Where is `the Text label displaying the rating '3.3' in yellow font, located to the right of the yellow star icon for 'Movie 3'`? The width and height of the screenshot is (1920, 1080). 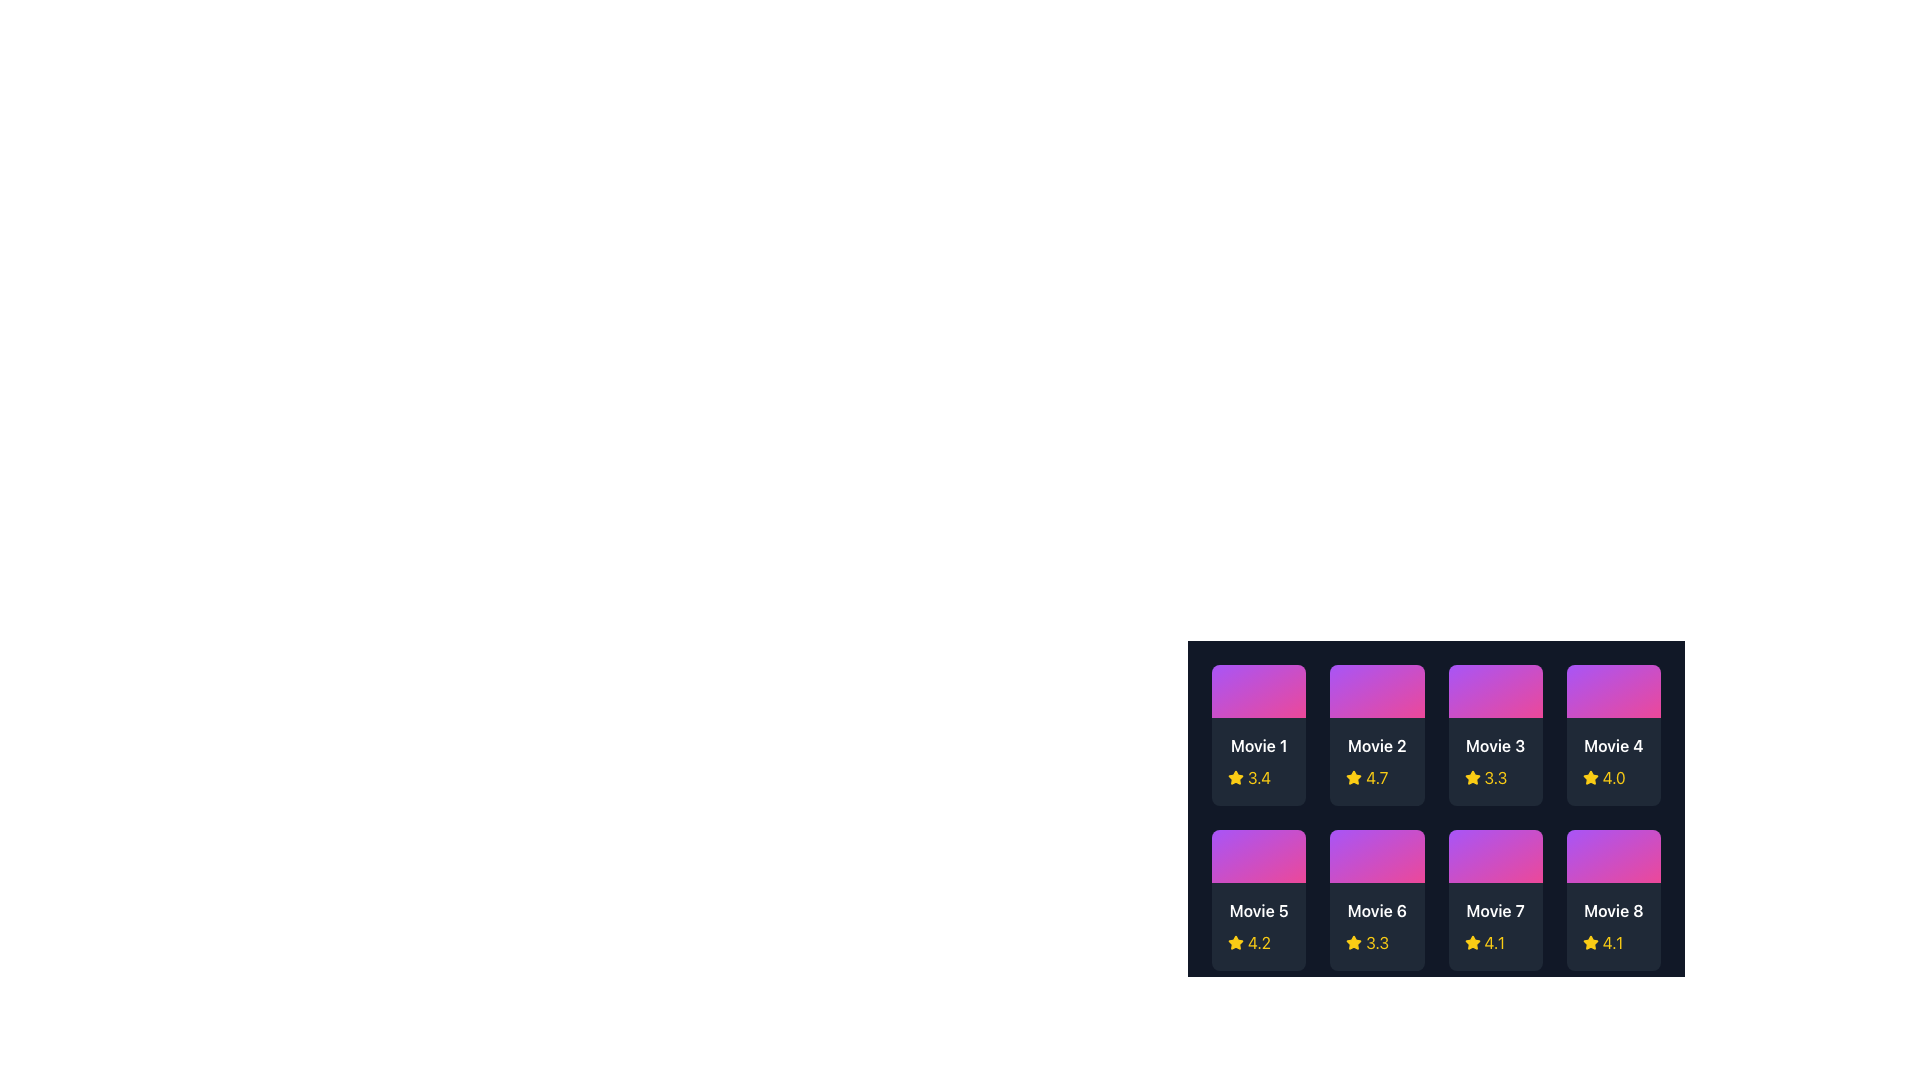
the Text label displaying the rating '3.3' in yellow font, located to the right of the yellow star icon for 'Movie 3' is located at coordinates (1495, 777).